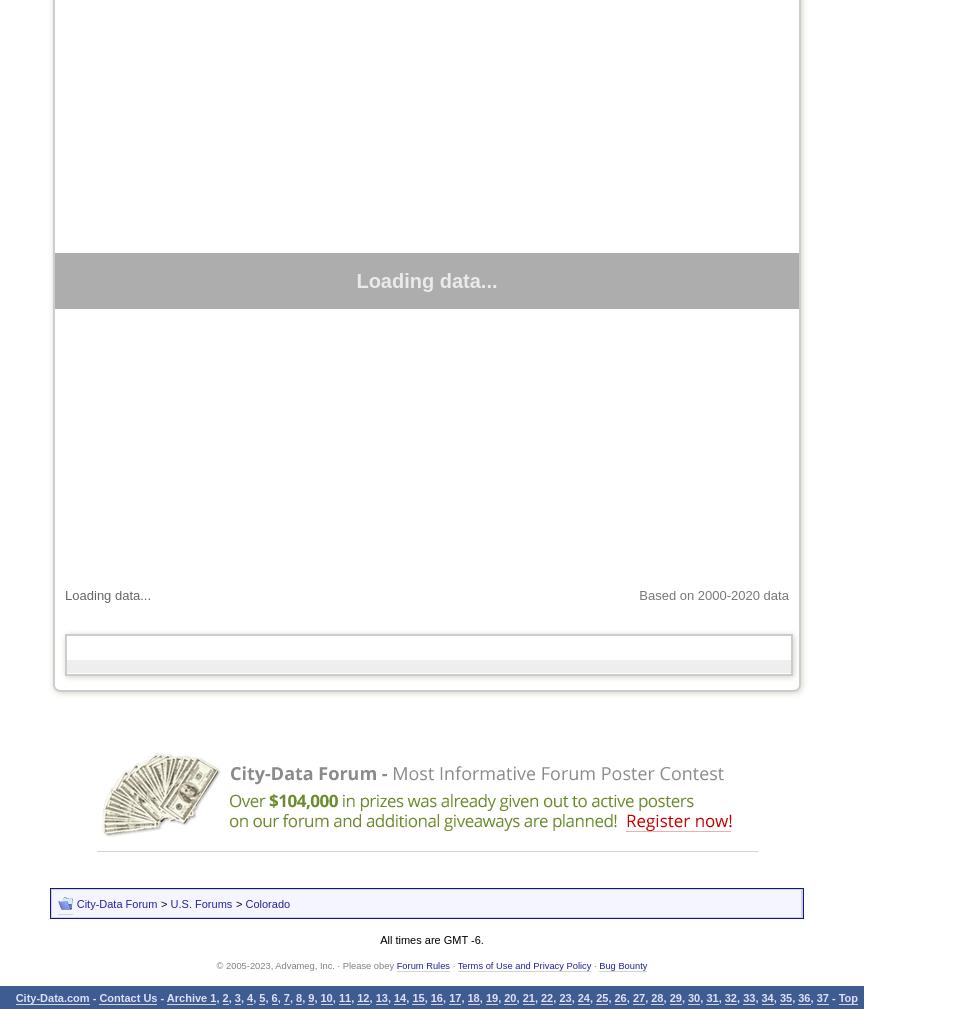 The image size is (979, 1009). What do you see at coordinates (712, 595) in the screenshot?
I see `'Based on 2000-2020 data'` at bounding box center [712, 595].